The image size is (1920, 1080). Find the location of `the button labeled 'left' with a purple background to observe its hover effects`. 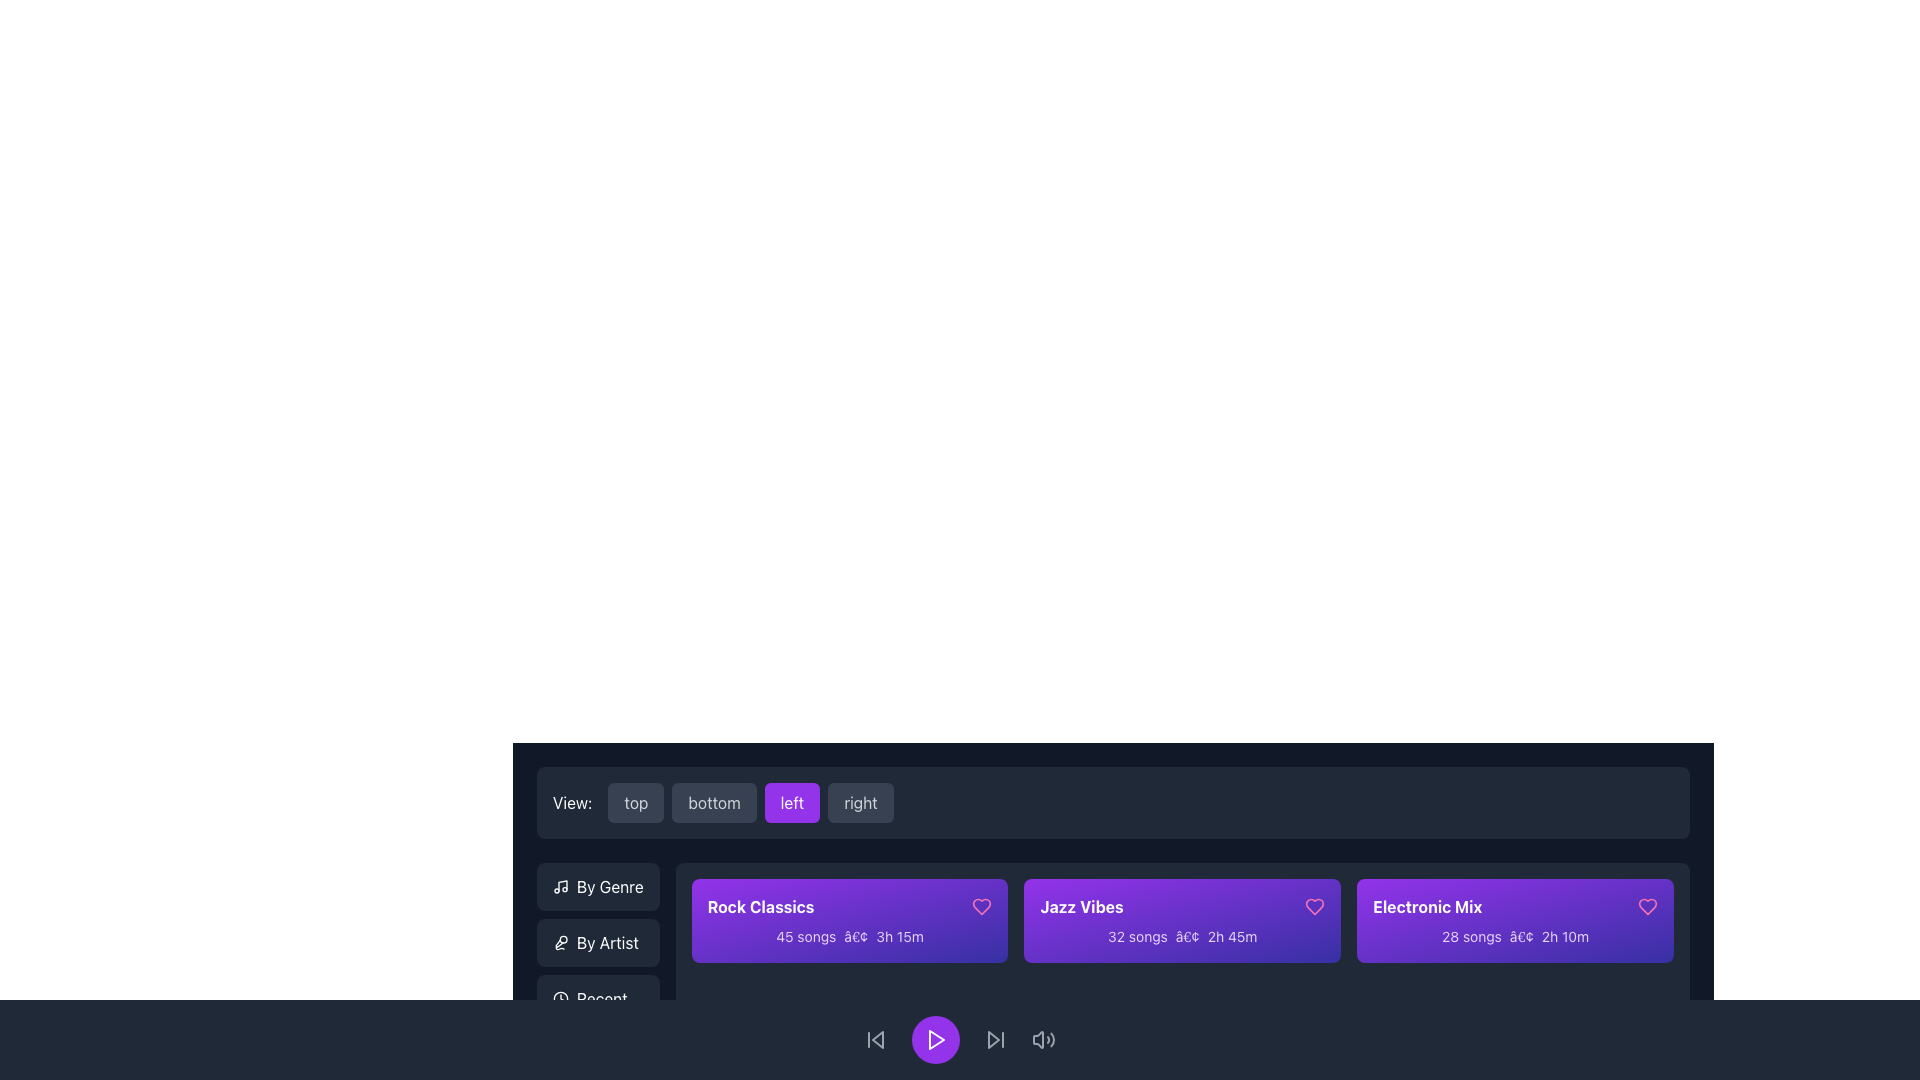

the button labeled 'left' with a purple background to observe its hover effects is located at coordinates (750, 801).